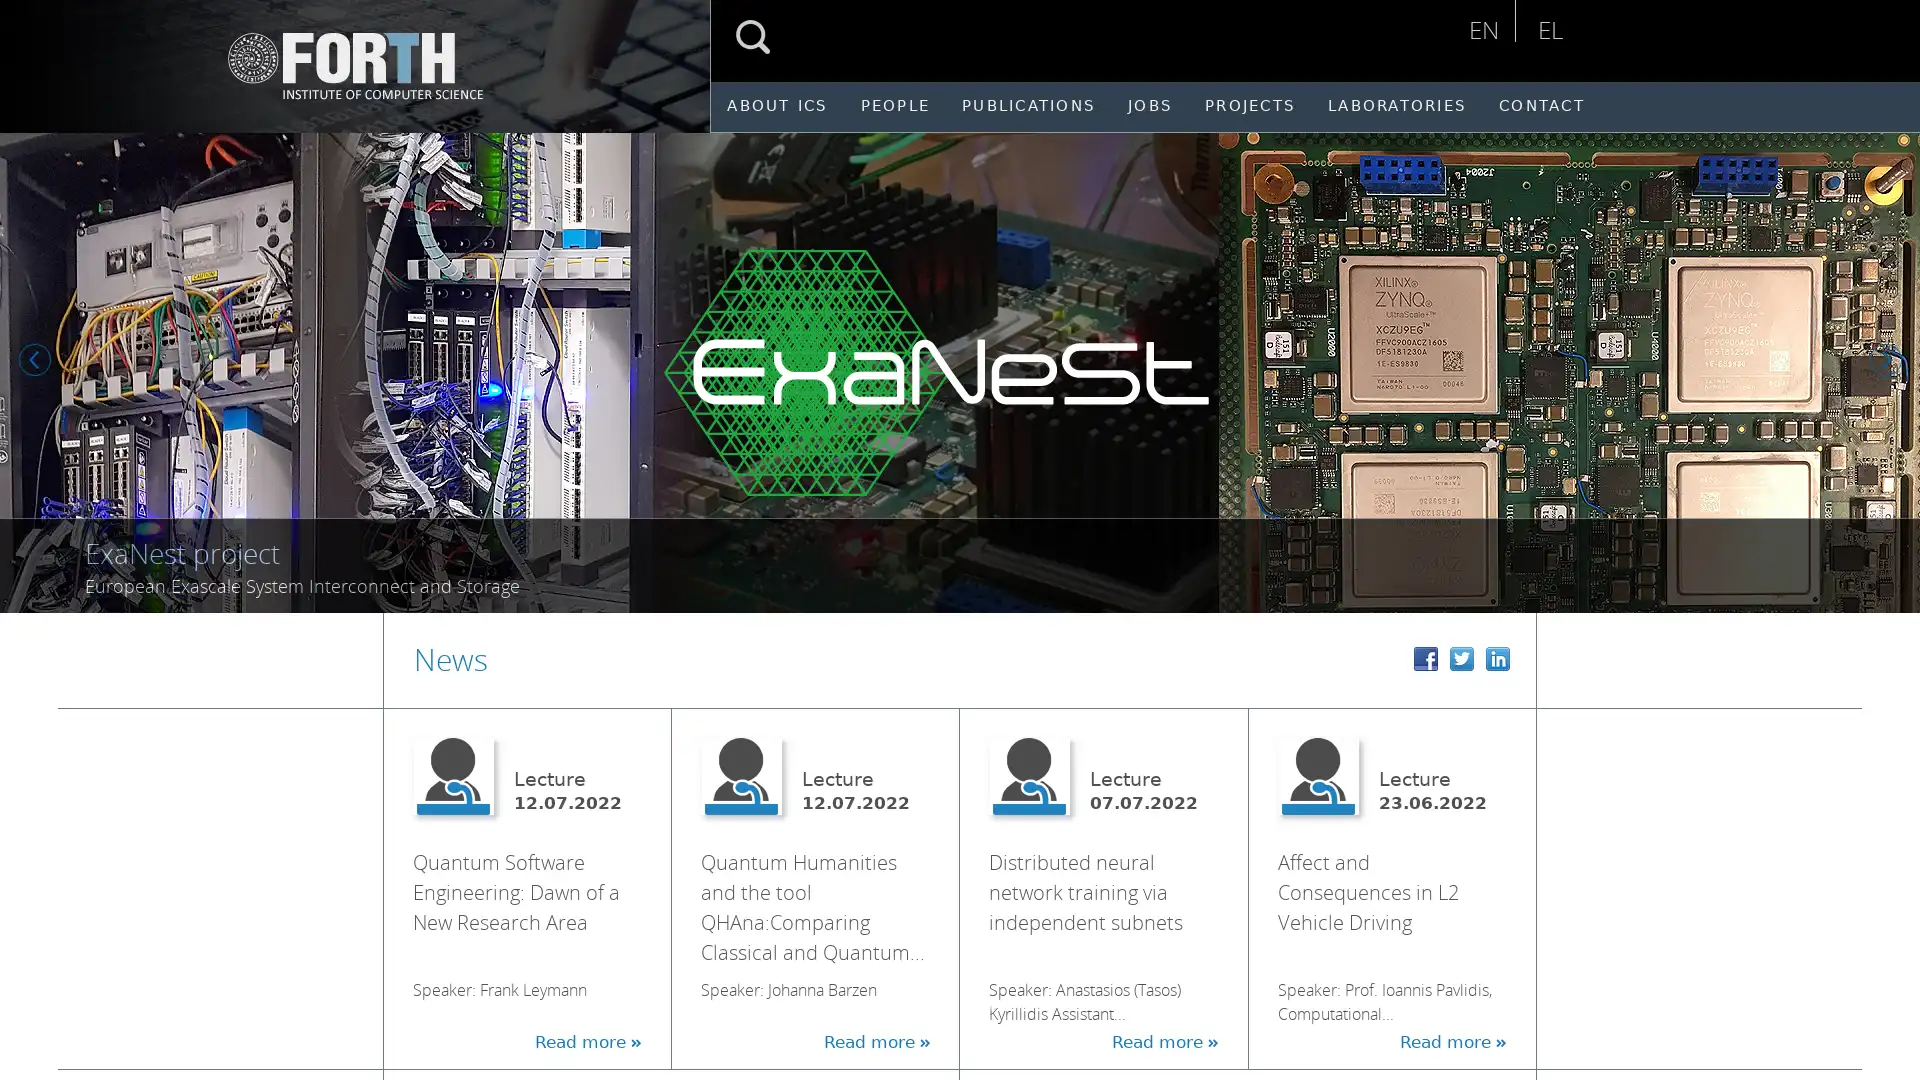 The height and width of the screenshot is (1080, 1920). Describe the element at coordinates (1889, 361) in the screenshot. I see `visit next project` at that location.